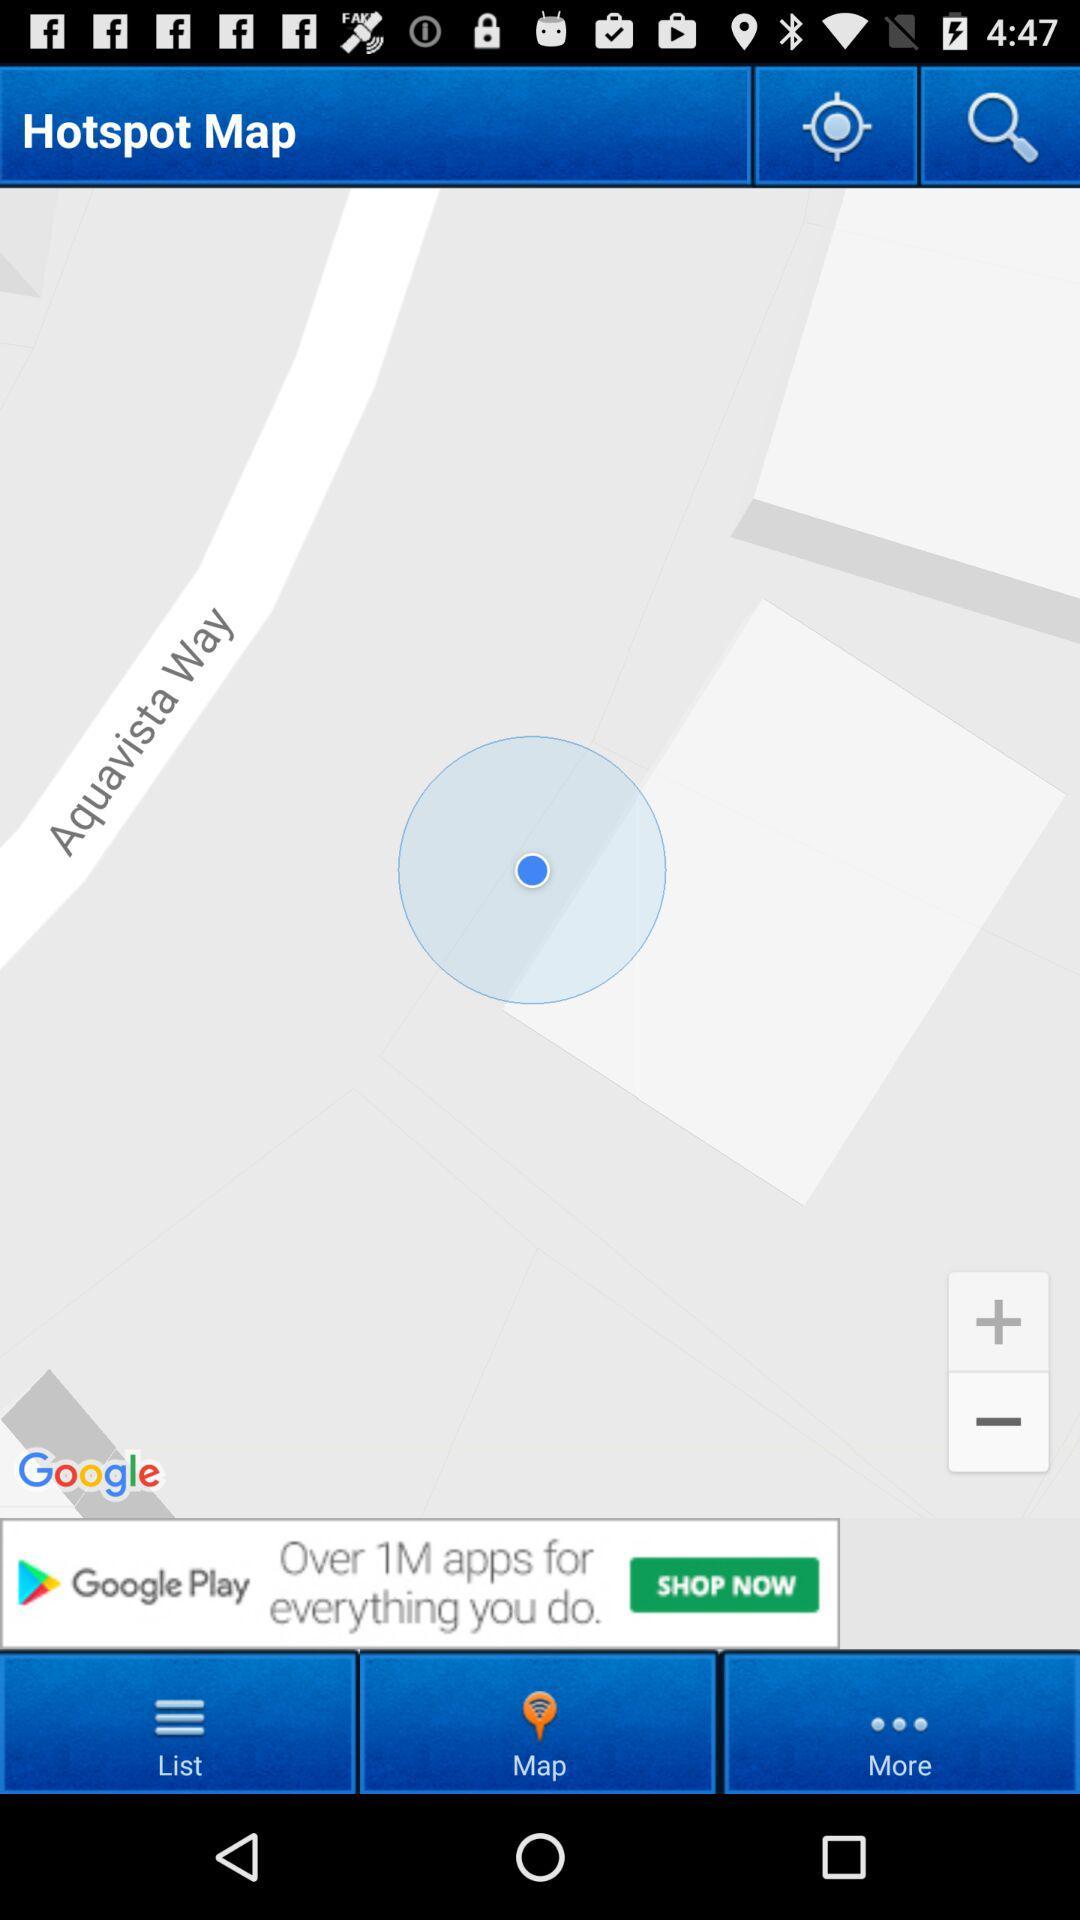 Image resolution: width=1080 pixels, height=1920 pixels. I want to click on the search icon, so click(998, 133).